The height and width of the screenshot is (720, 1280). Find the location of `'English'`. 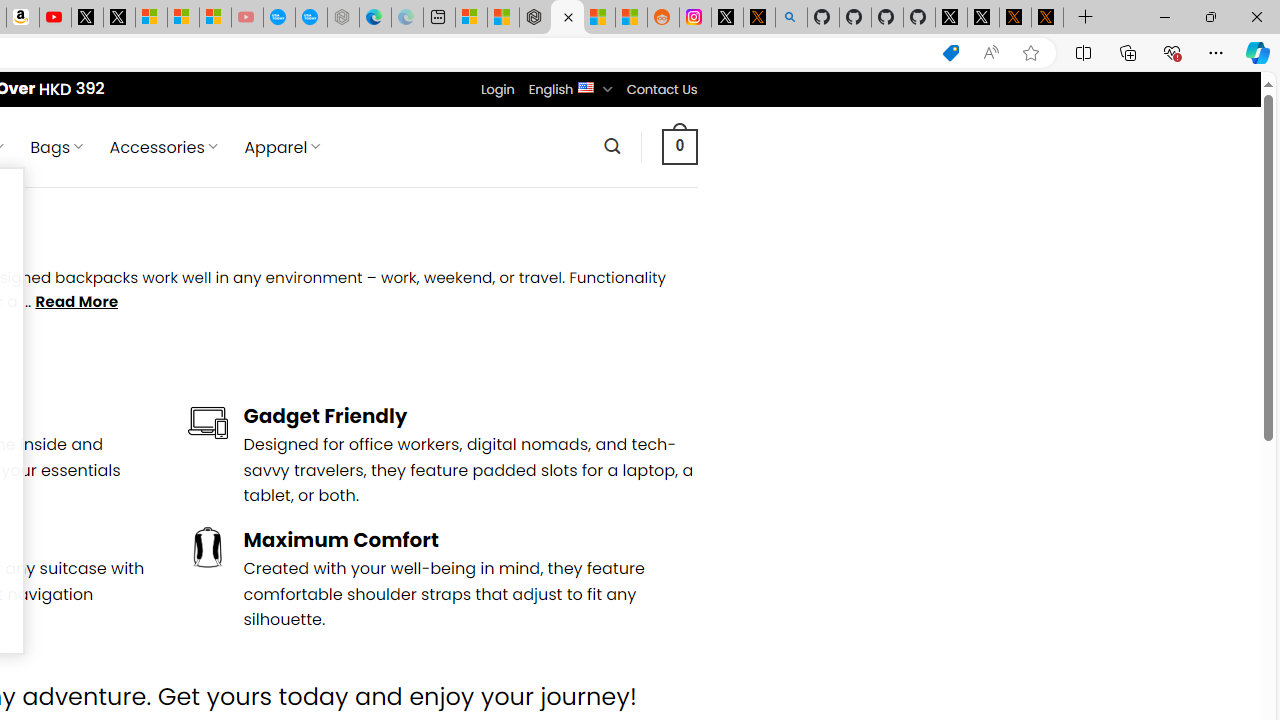

'English' is located at coordinates (585, 85).